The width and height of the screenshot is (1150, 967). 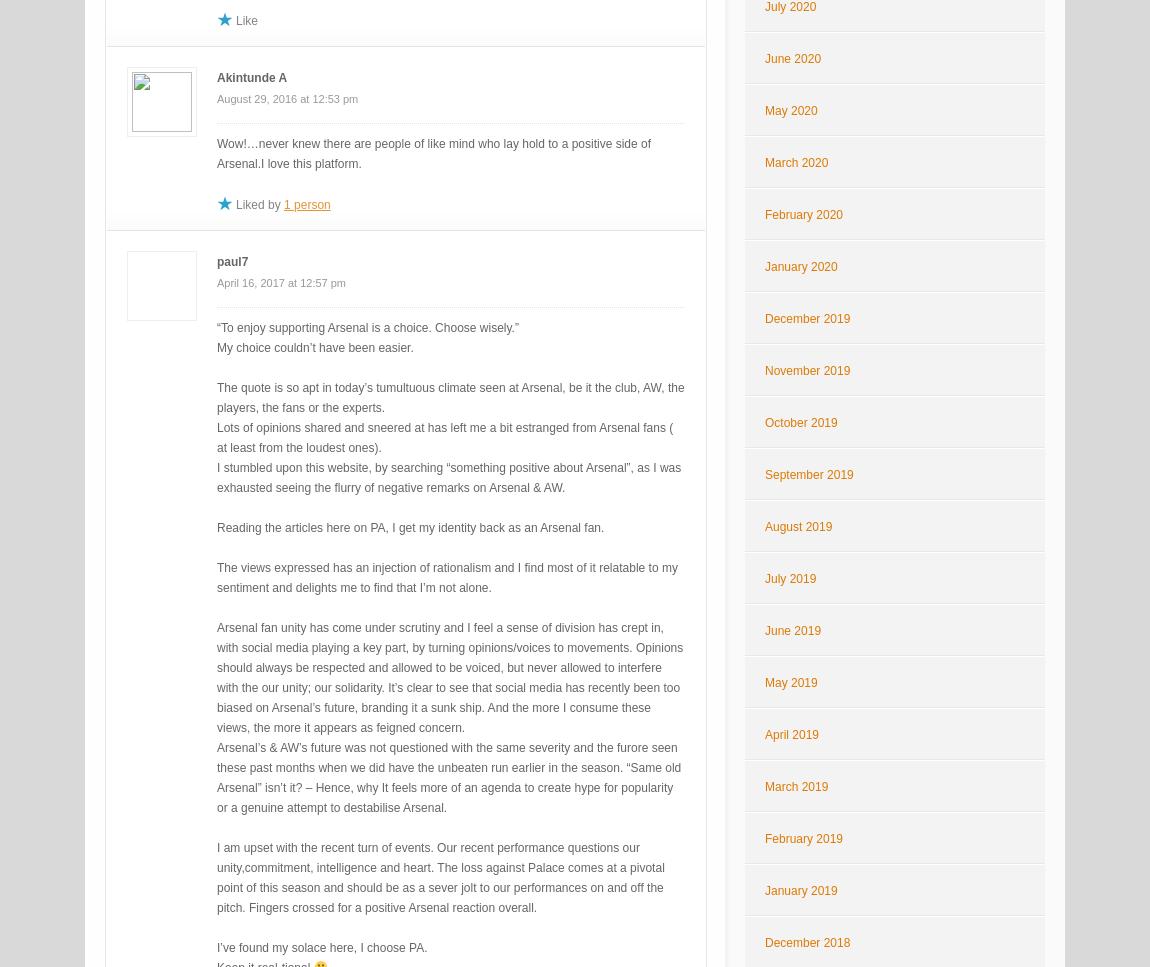 I want to click on 'April 2019', so click(x=791, y=734).